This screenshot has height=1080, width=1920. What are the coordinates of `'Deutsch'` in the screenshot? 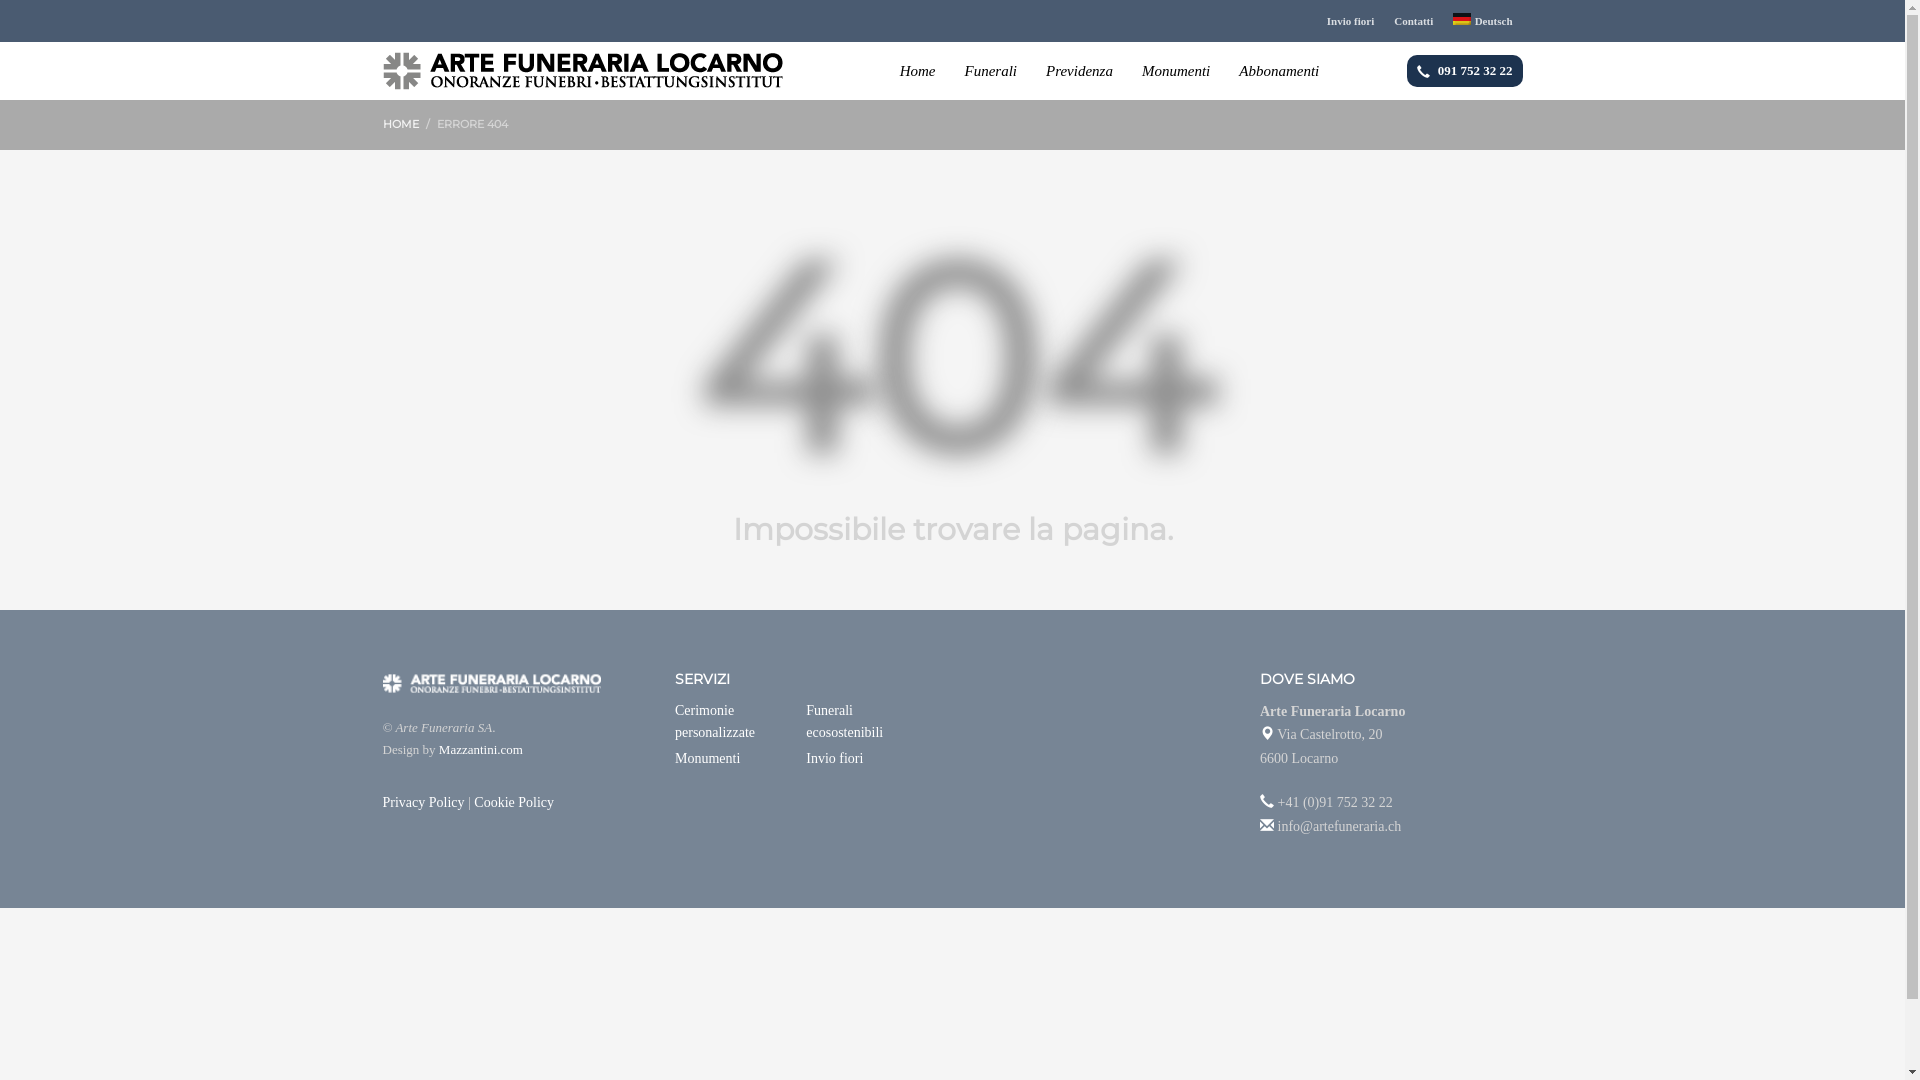 It's located at (1453, 20).